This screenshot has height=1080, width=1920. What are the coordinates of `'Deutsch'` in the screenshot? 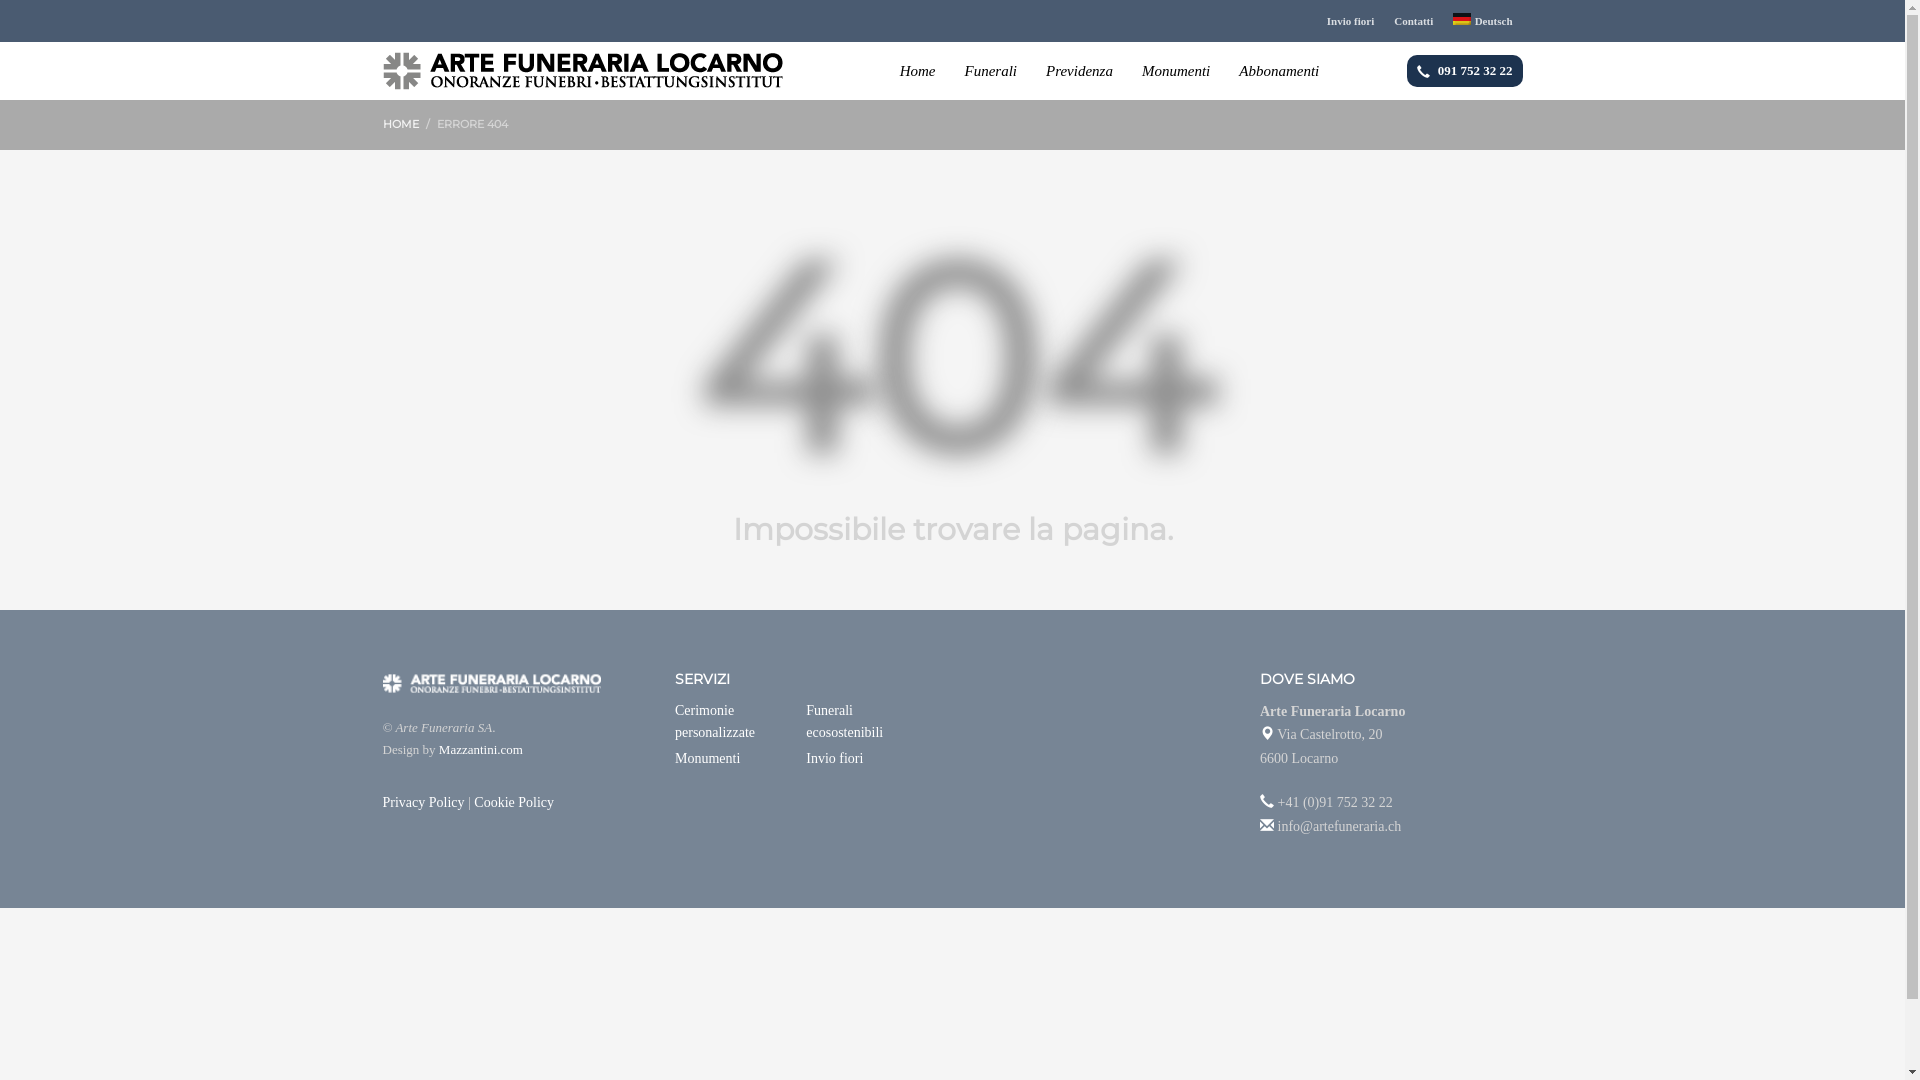 It's located at (1453, 20).